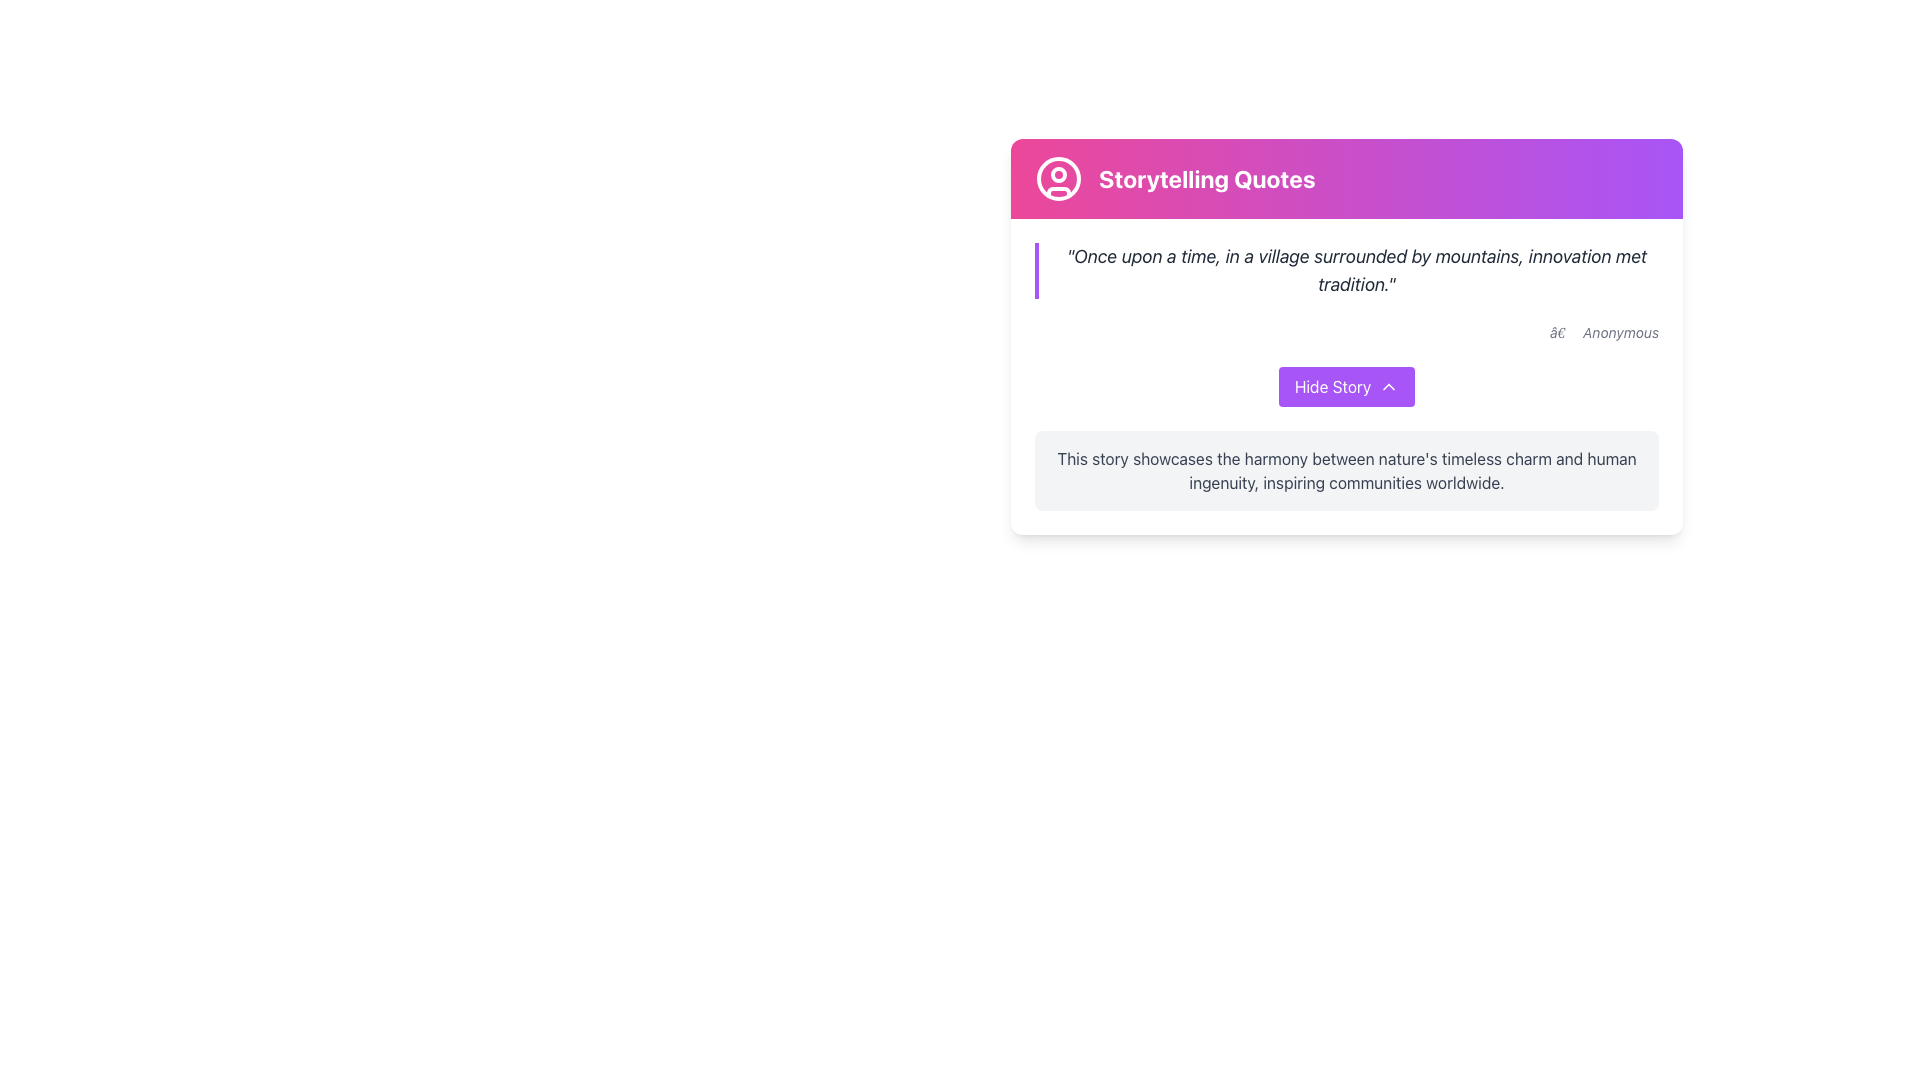 This screenshot has height=1080, width=1920. I want to click on the graphical icon located in the pink-to-purple gradient header, adjacent to the title 'Storytelling Quotes', so click(1058, 177).